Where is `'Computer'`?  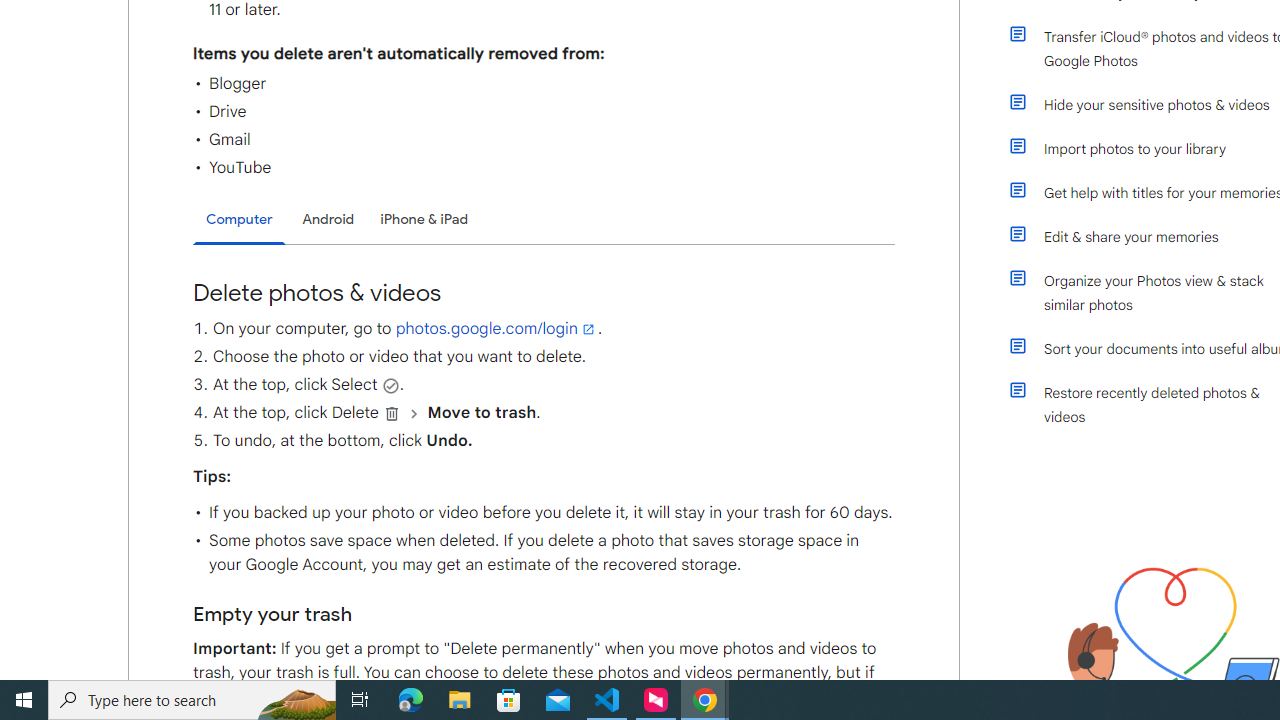 'Computer' is located at coordinates (239, 220).